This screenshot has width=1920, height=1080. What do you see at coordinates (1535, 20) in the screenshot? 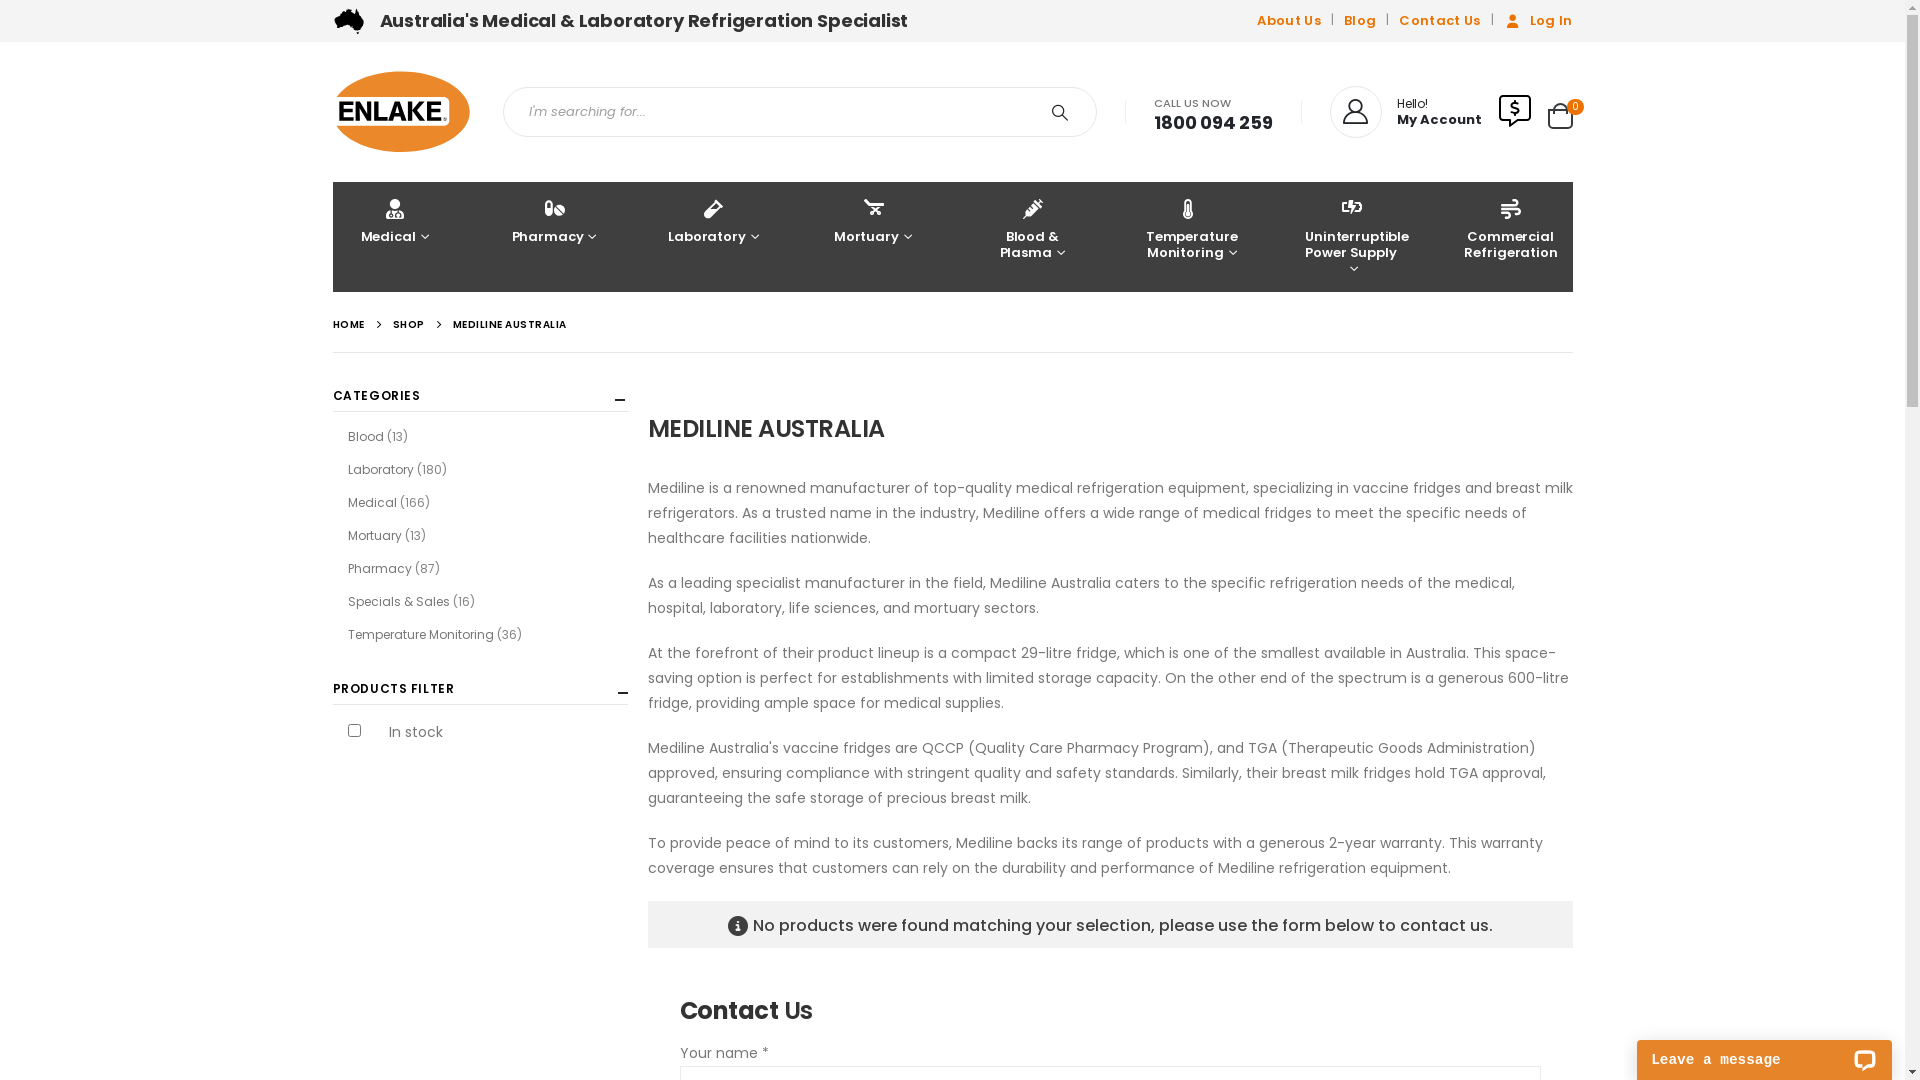
I see `'Log In'` at bounding box center [1535, 20].